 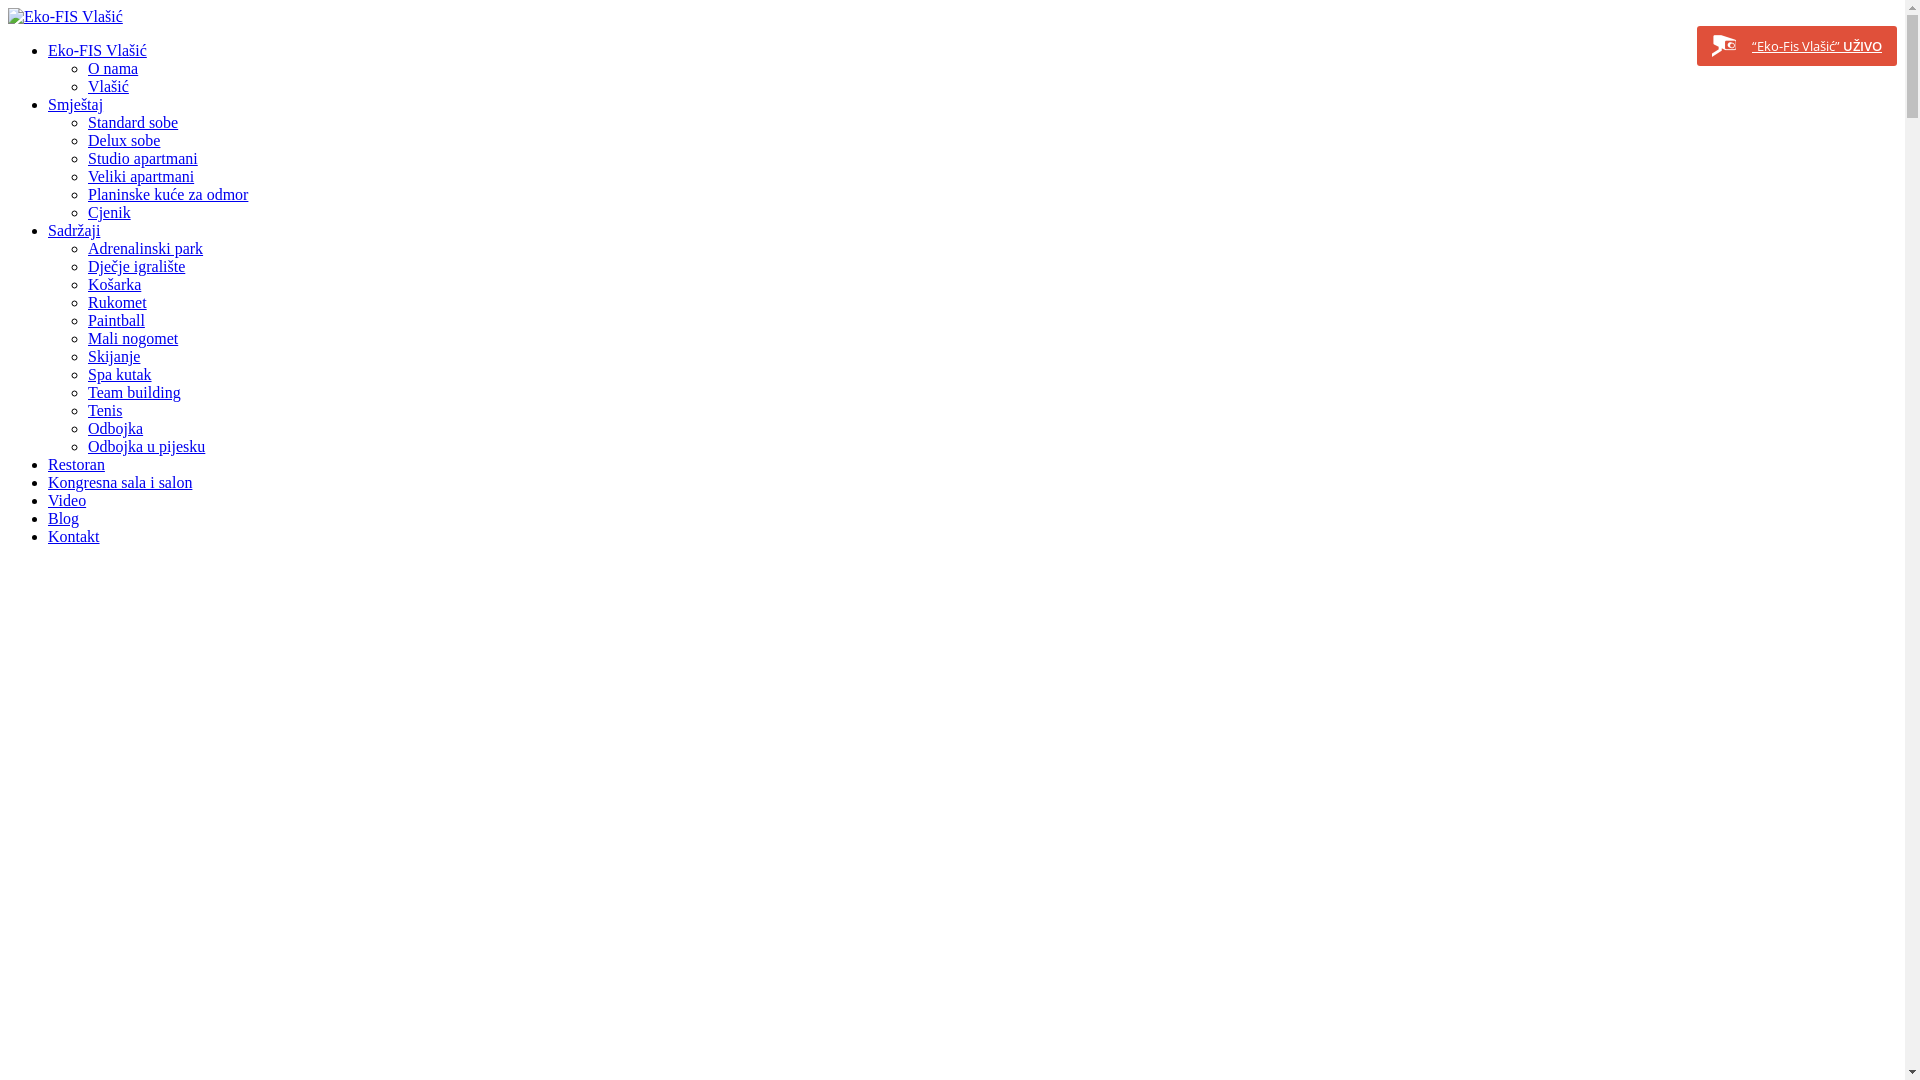 I want to click on 'Spa kutak', so click(x=86, y=374).